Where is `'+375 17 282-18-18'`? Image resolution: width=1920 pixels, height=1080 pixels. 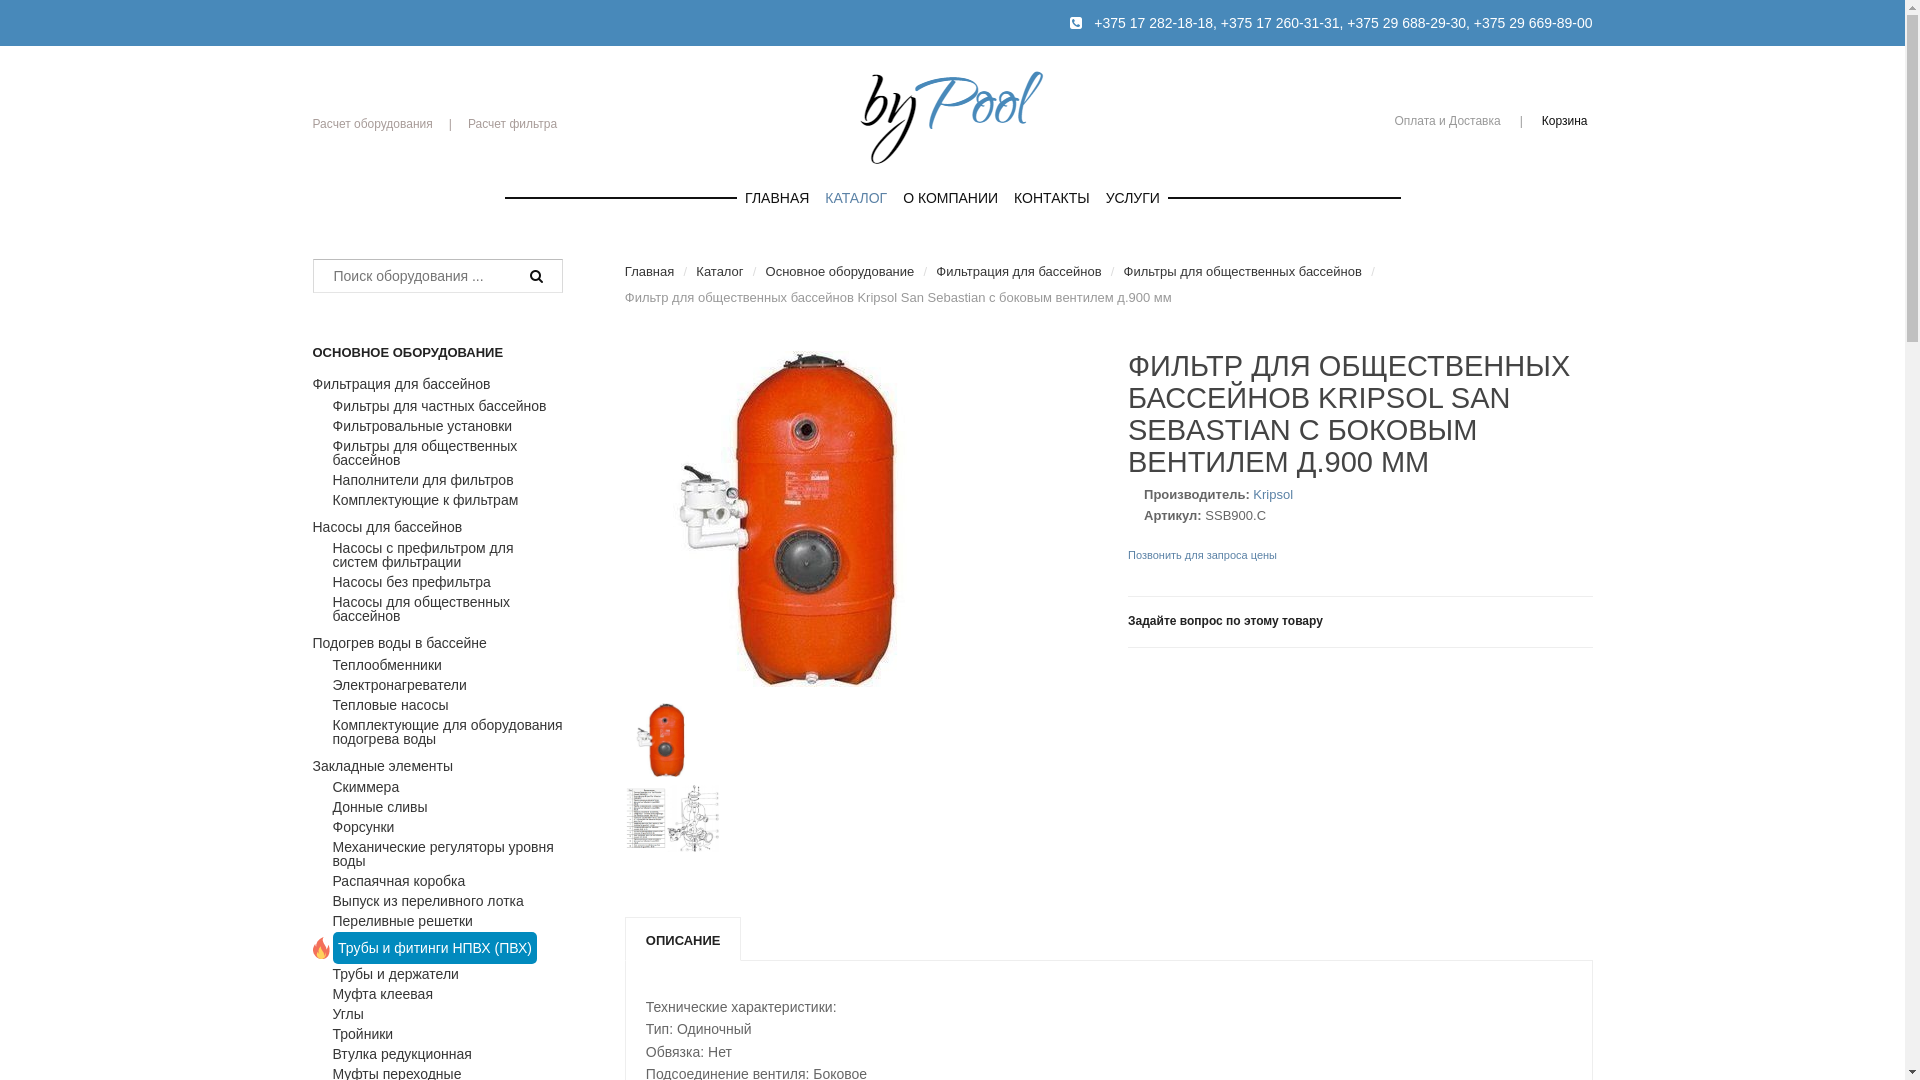 '+375 17 282-18-18' is located at coordinates (1153, 23).